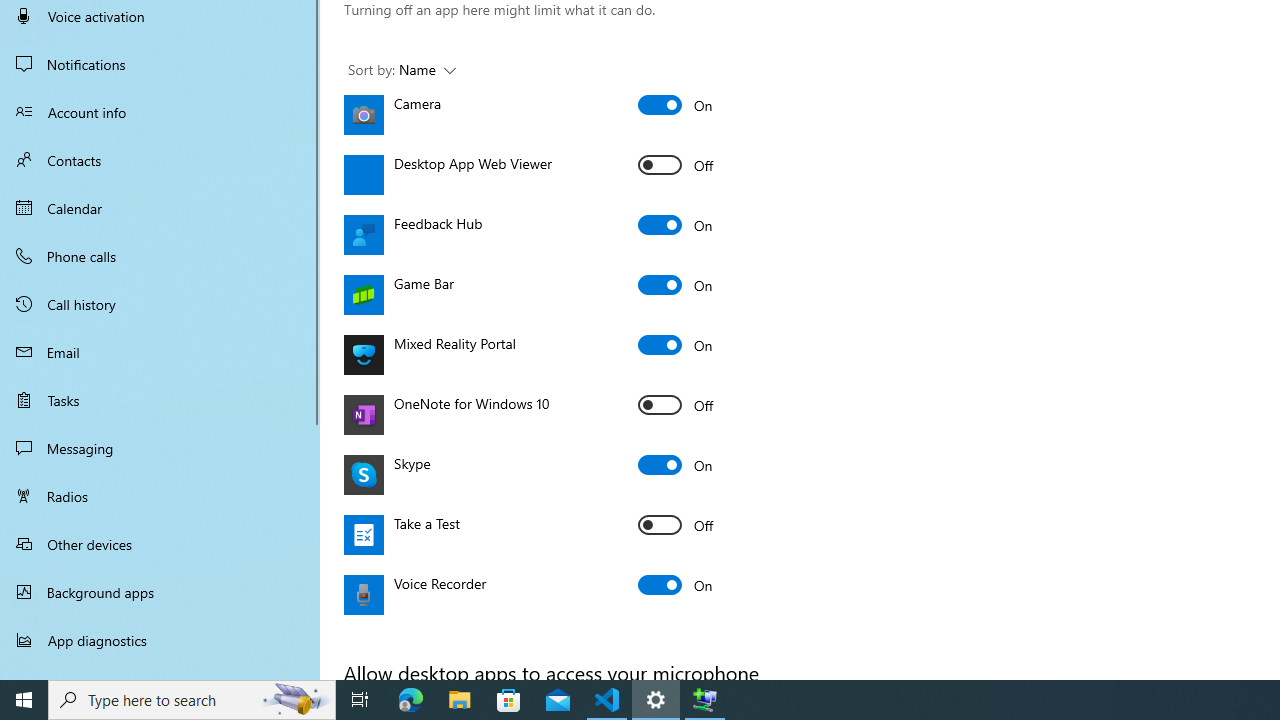 This screenshot has width=1280, height=720. I want to click on 'Calendar', so click(160, 208).